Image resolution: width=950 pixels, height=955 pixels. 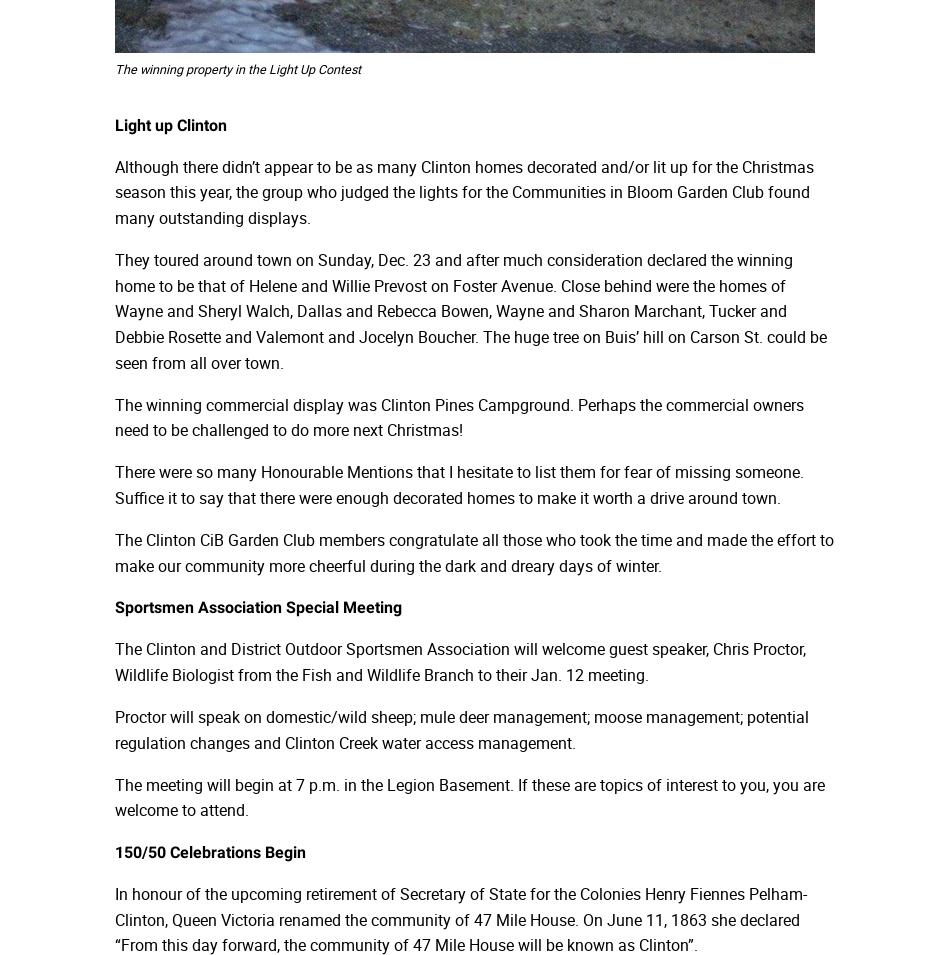 What do you see at coordinates (473, 551) in the screenshot?
I see `'The Clinton CiB Garden Club members congratulate all those who took the time and made the effort to make our community more cheerful during the dark and dreary days of winter.'` at bounding box center [473, 551].